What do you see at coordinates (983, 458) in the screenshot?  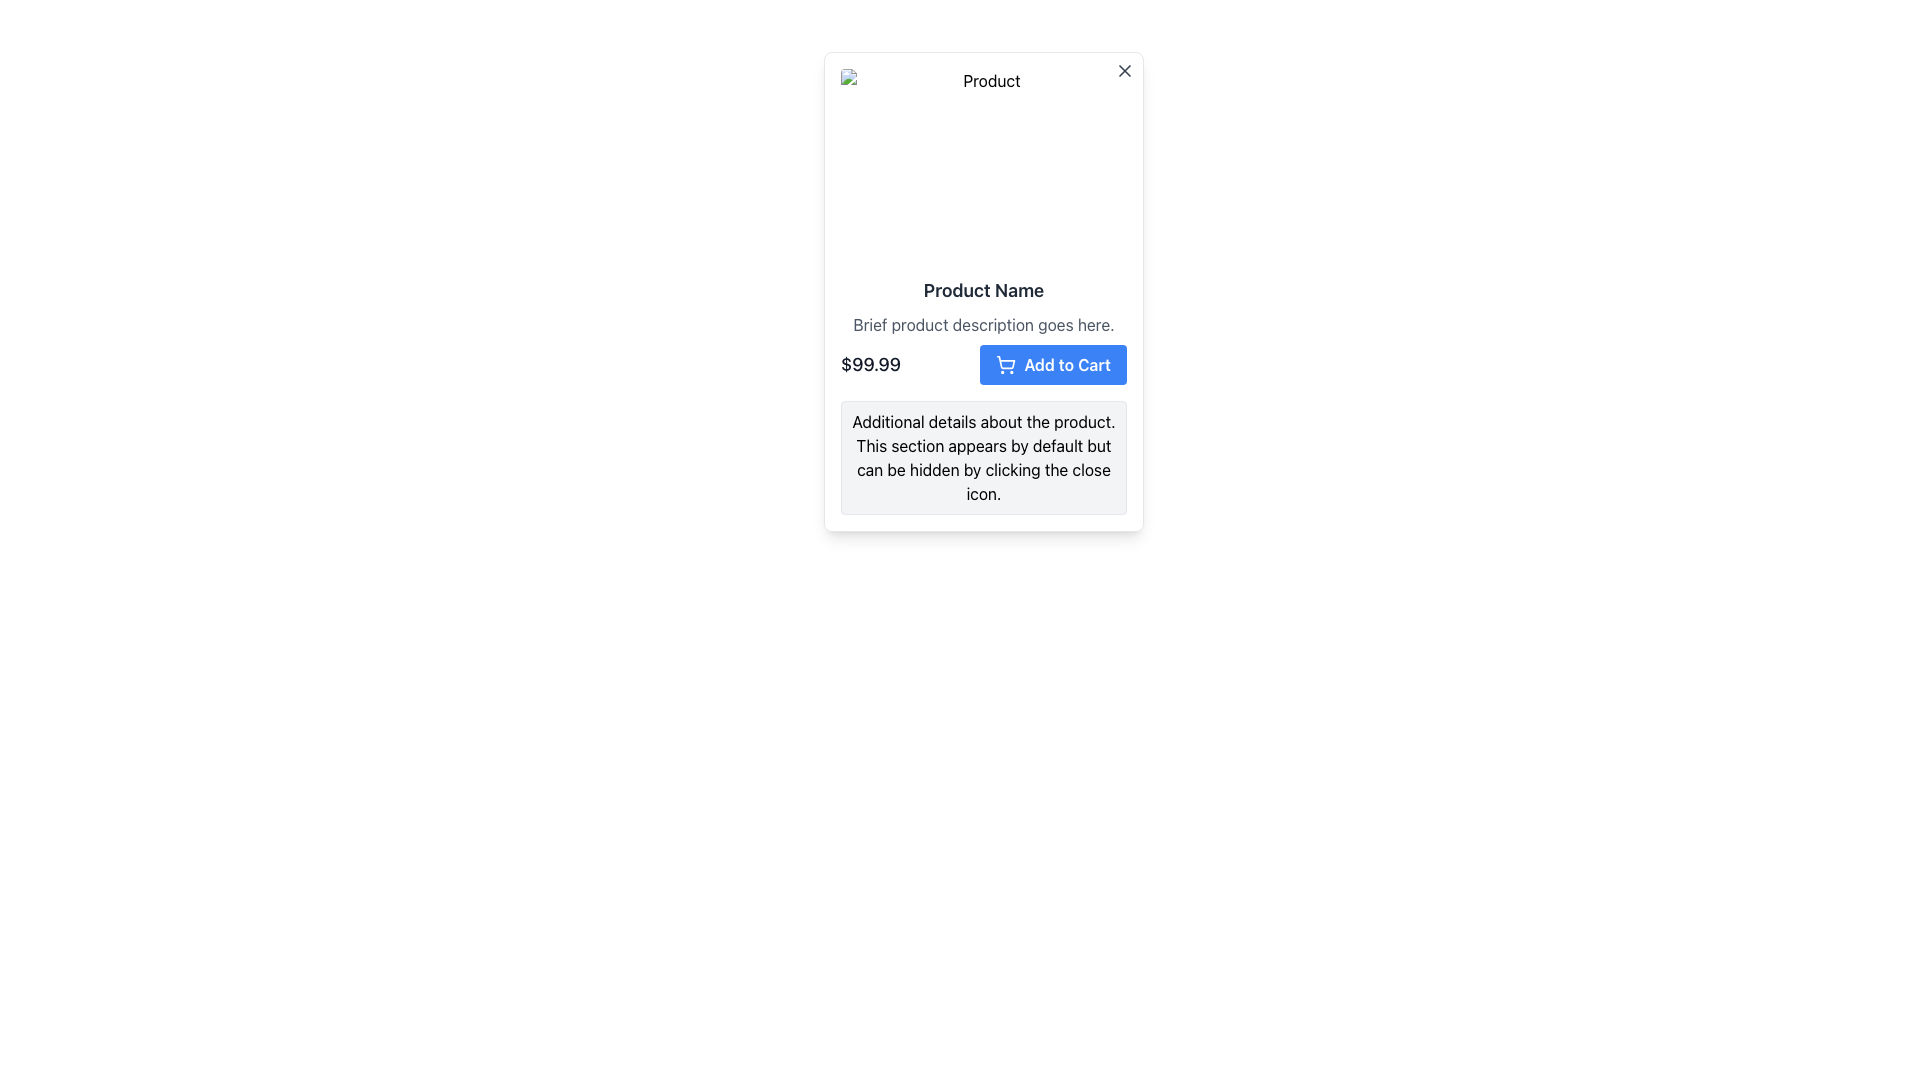 I see `the text box that contains additional product details, which has a light gray background and rounded corners` at bounding box center [983, 458].